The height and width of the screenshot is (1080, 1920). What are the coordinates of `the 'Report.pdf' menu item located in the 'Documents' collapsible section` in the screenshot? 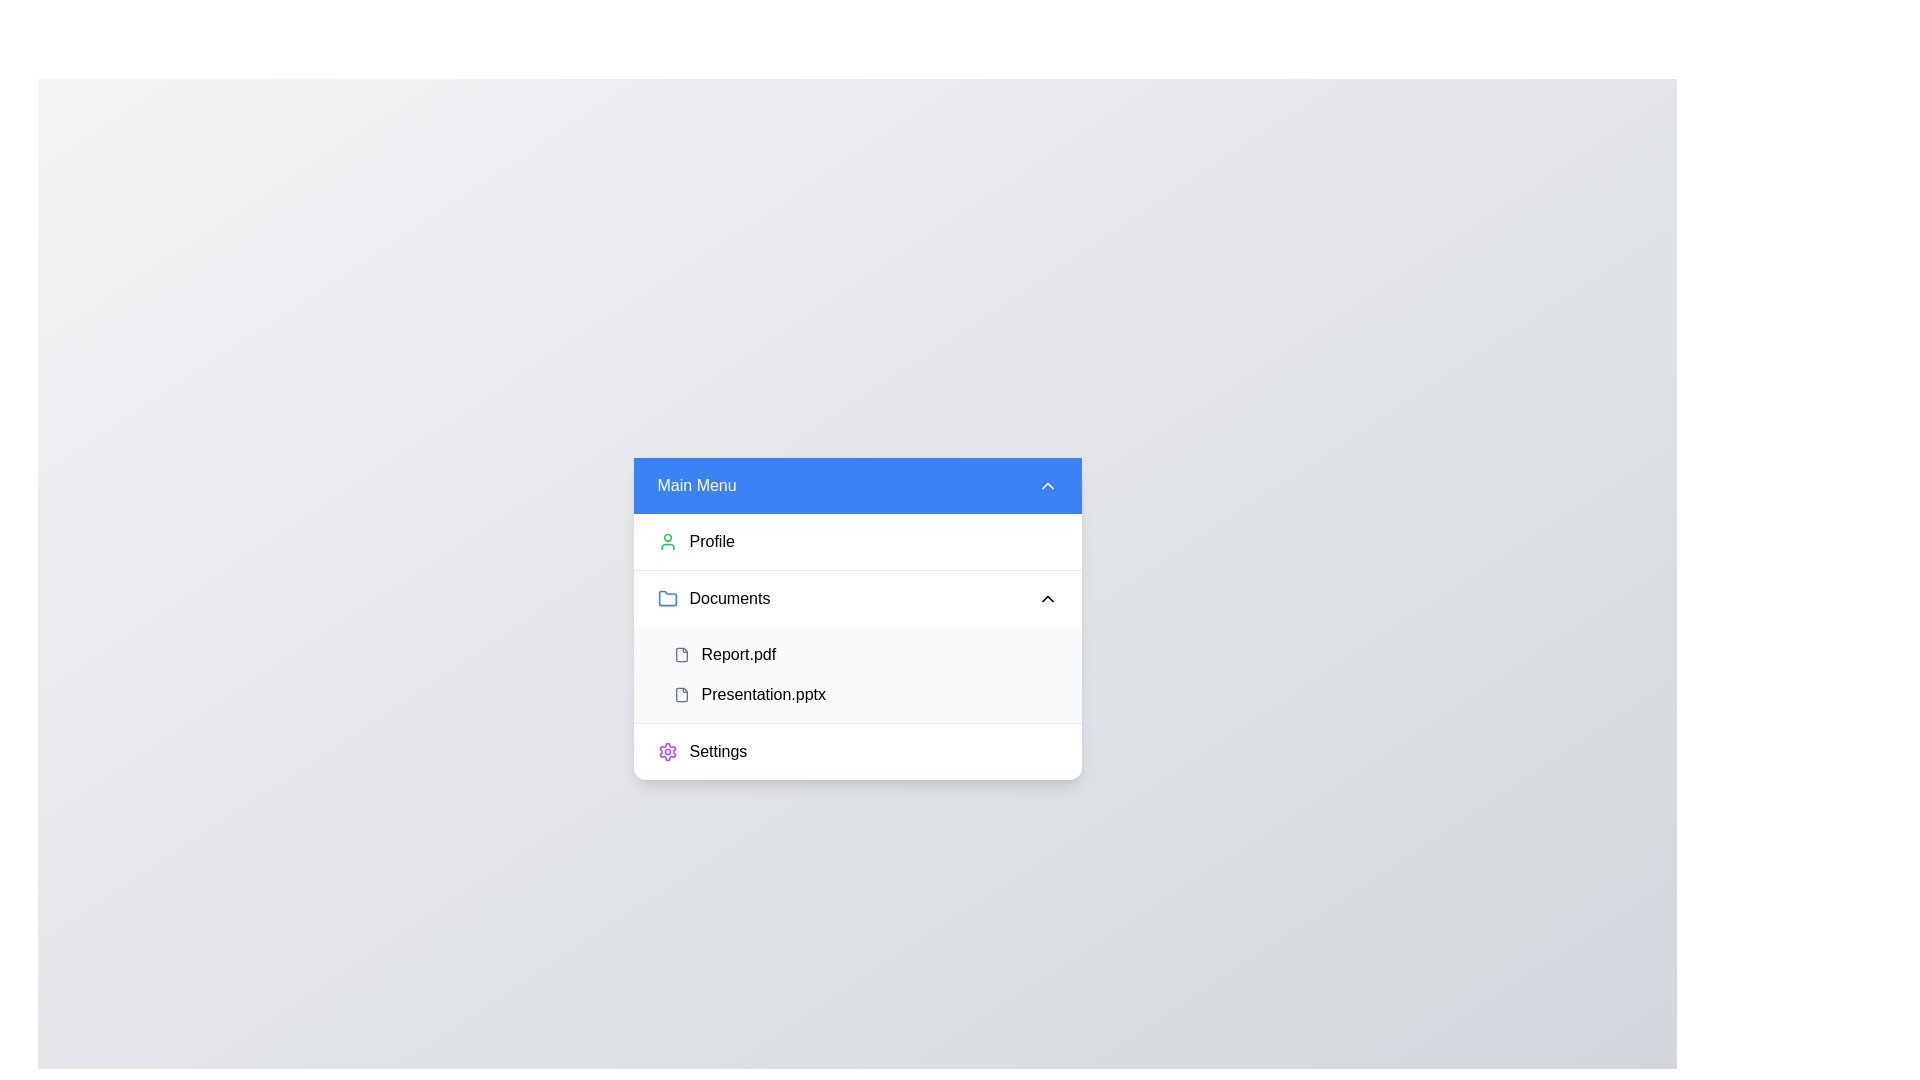 It's located at (857, 646).